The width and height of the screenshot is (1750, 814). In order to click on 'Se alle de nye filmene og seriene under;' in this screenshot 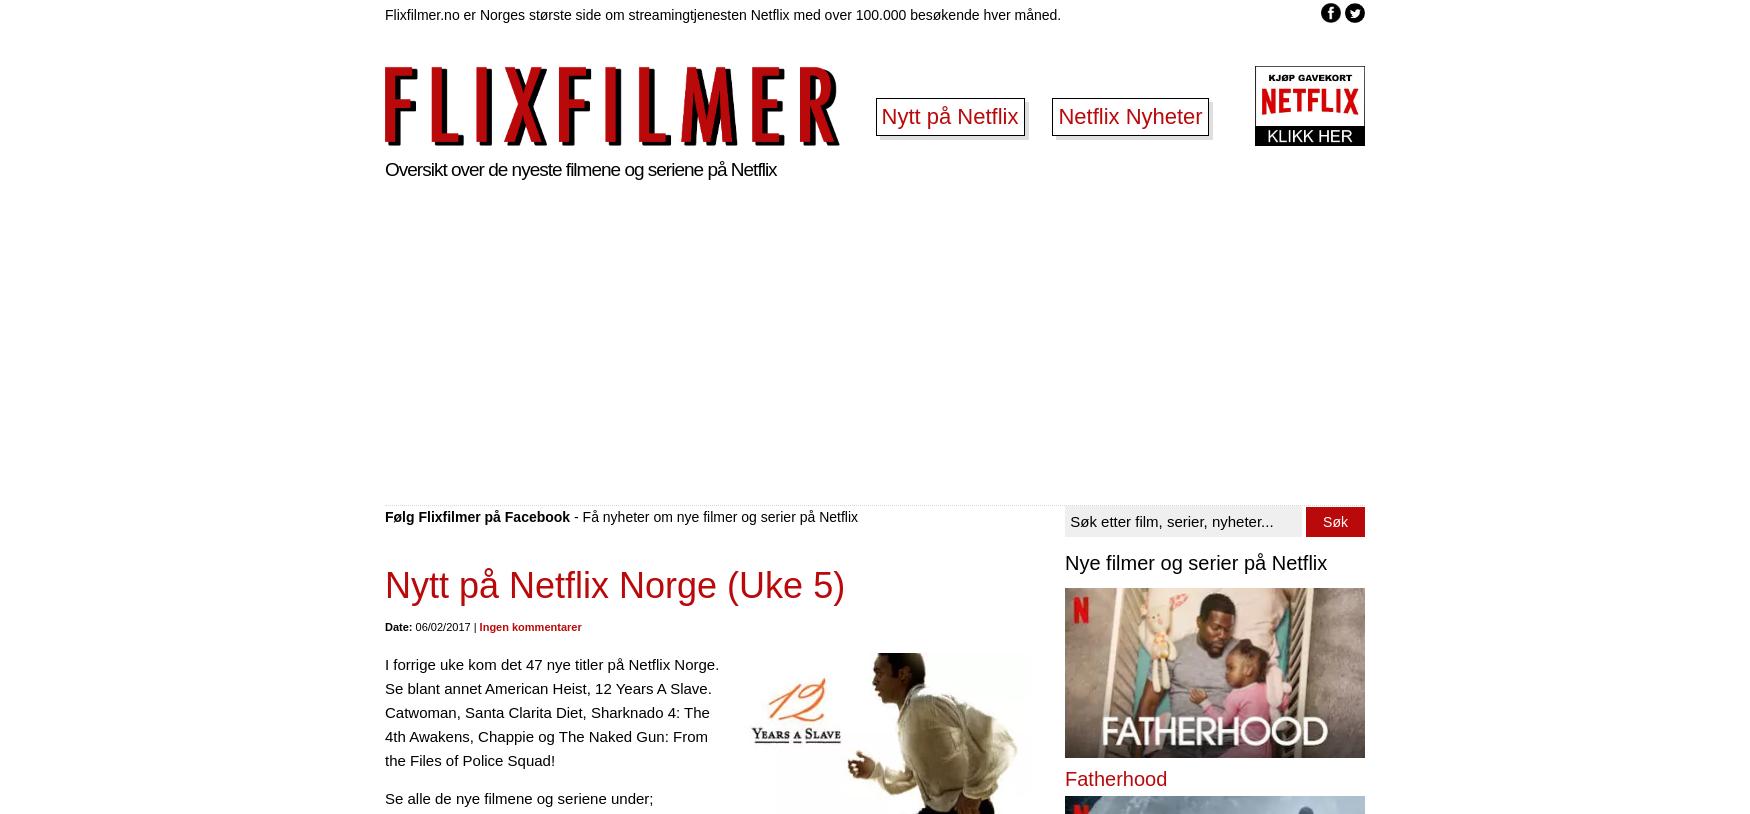, I will do `click(384, 798)`.